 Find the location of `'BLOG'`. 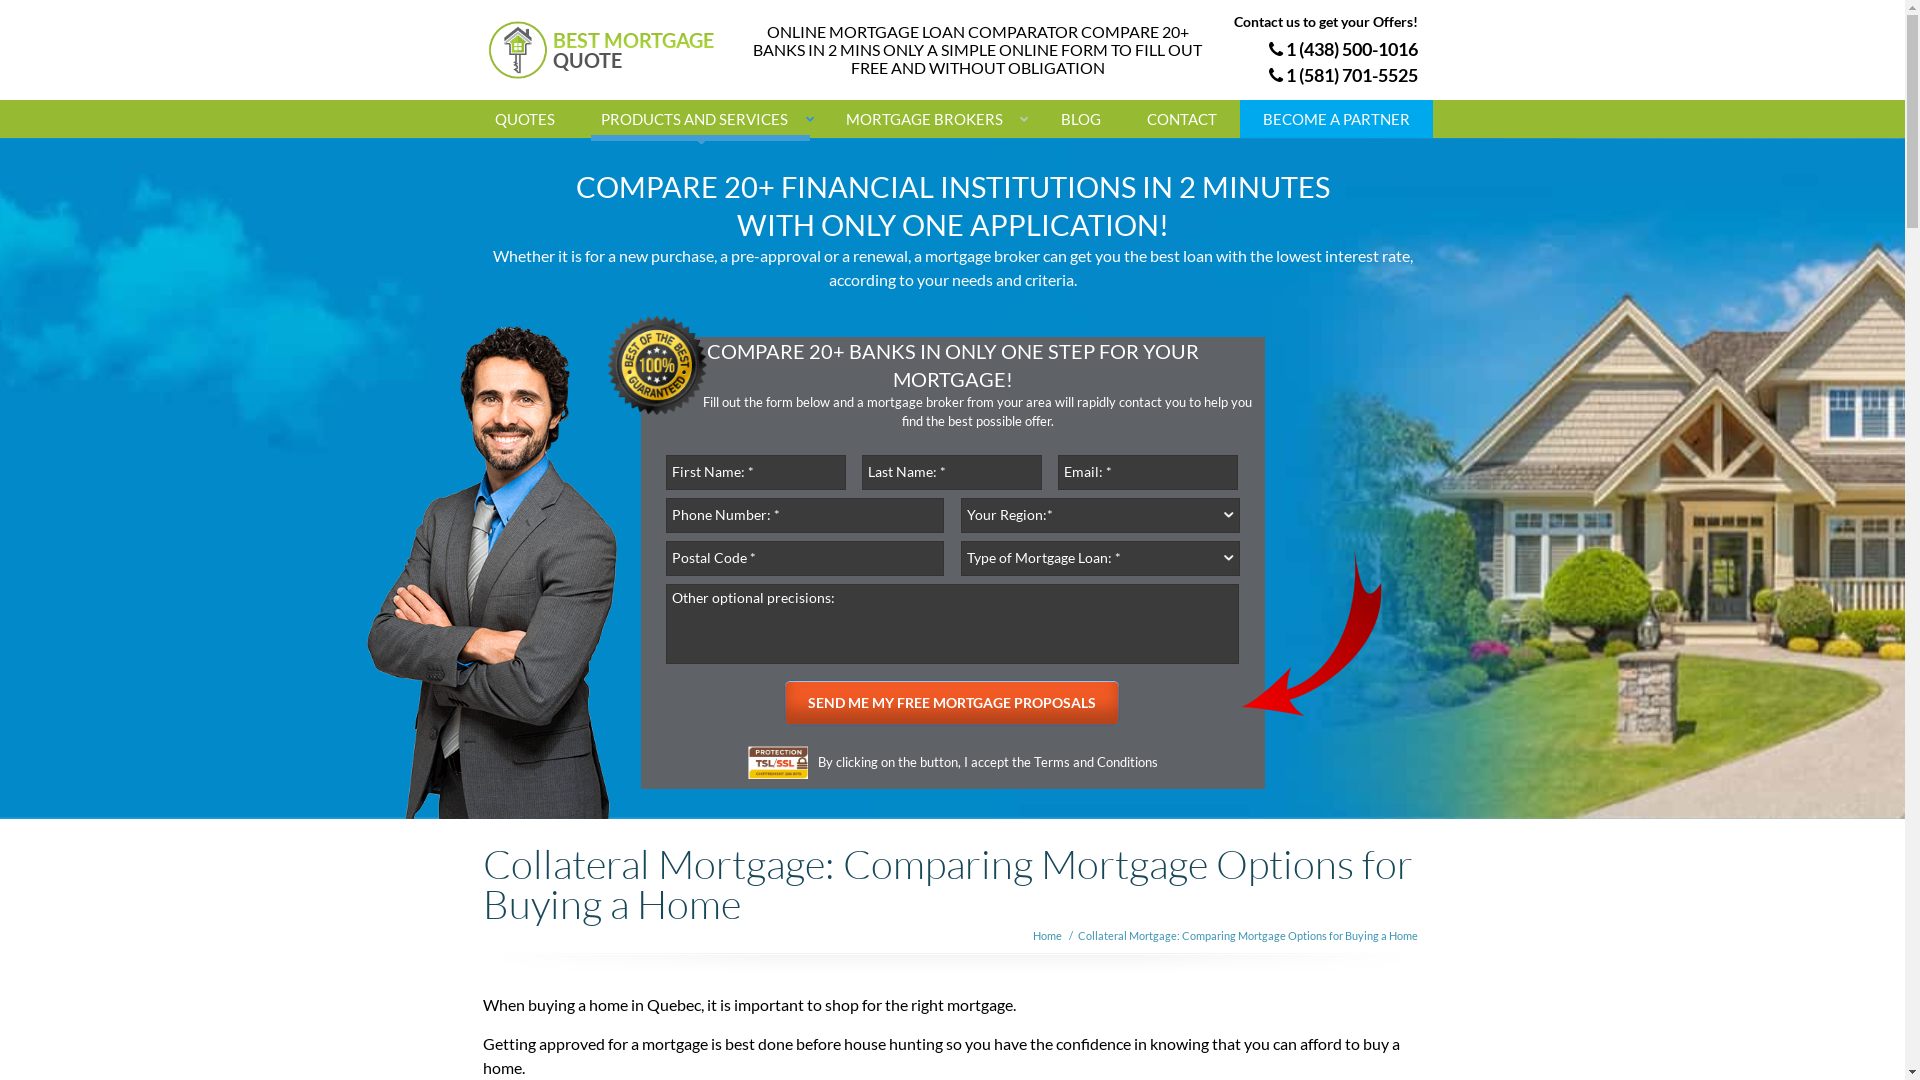

'BLOG' is located at coordinates (1037, 119).